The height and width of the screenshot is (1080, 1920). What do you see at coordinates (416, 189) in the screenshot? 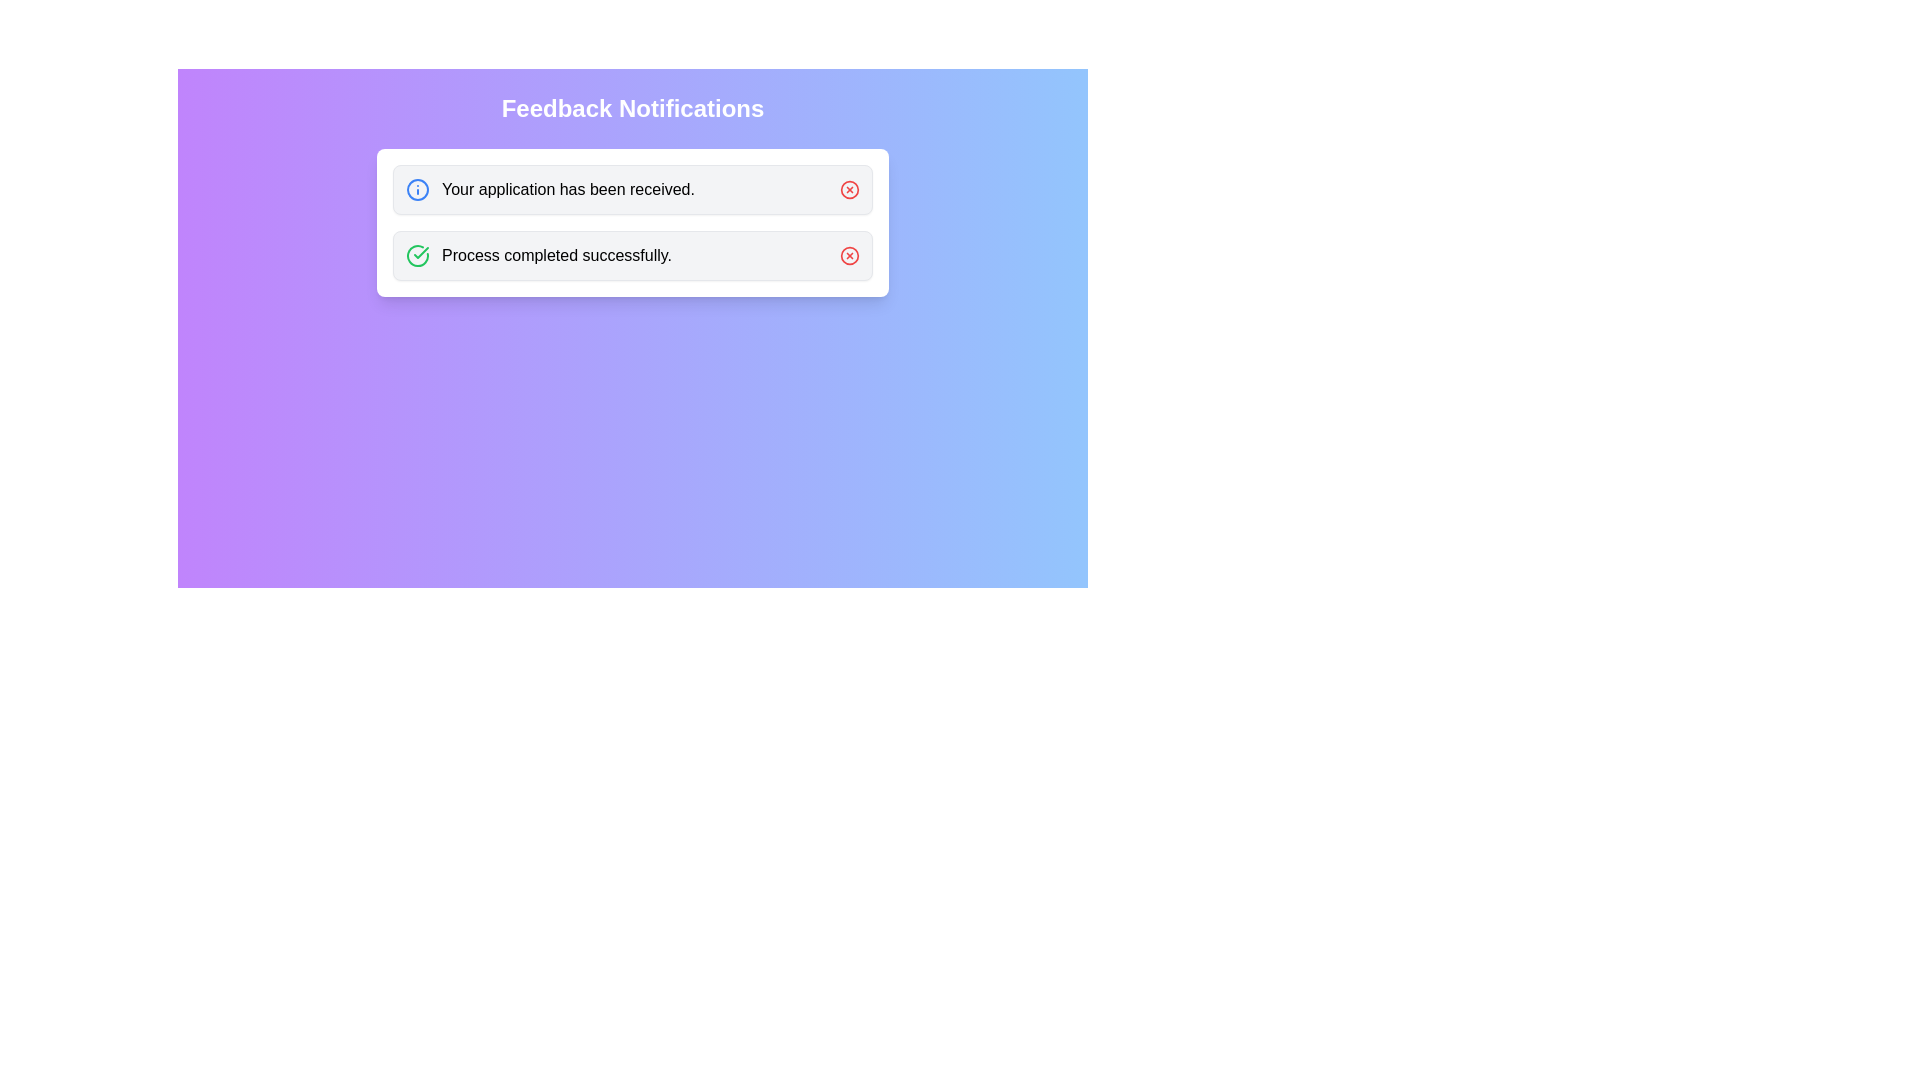
I see `the circular shape of the information icon, which is part of an SVG graphic styled with a blue stroke and located in the top notification card next to the text 'Your application has been received.'` at bounding box center [416, 189].